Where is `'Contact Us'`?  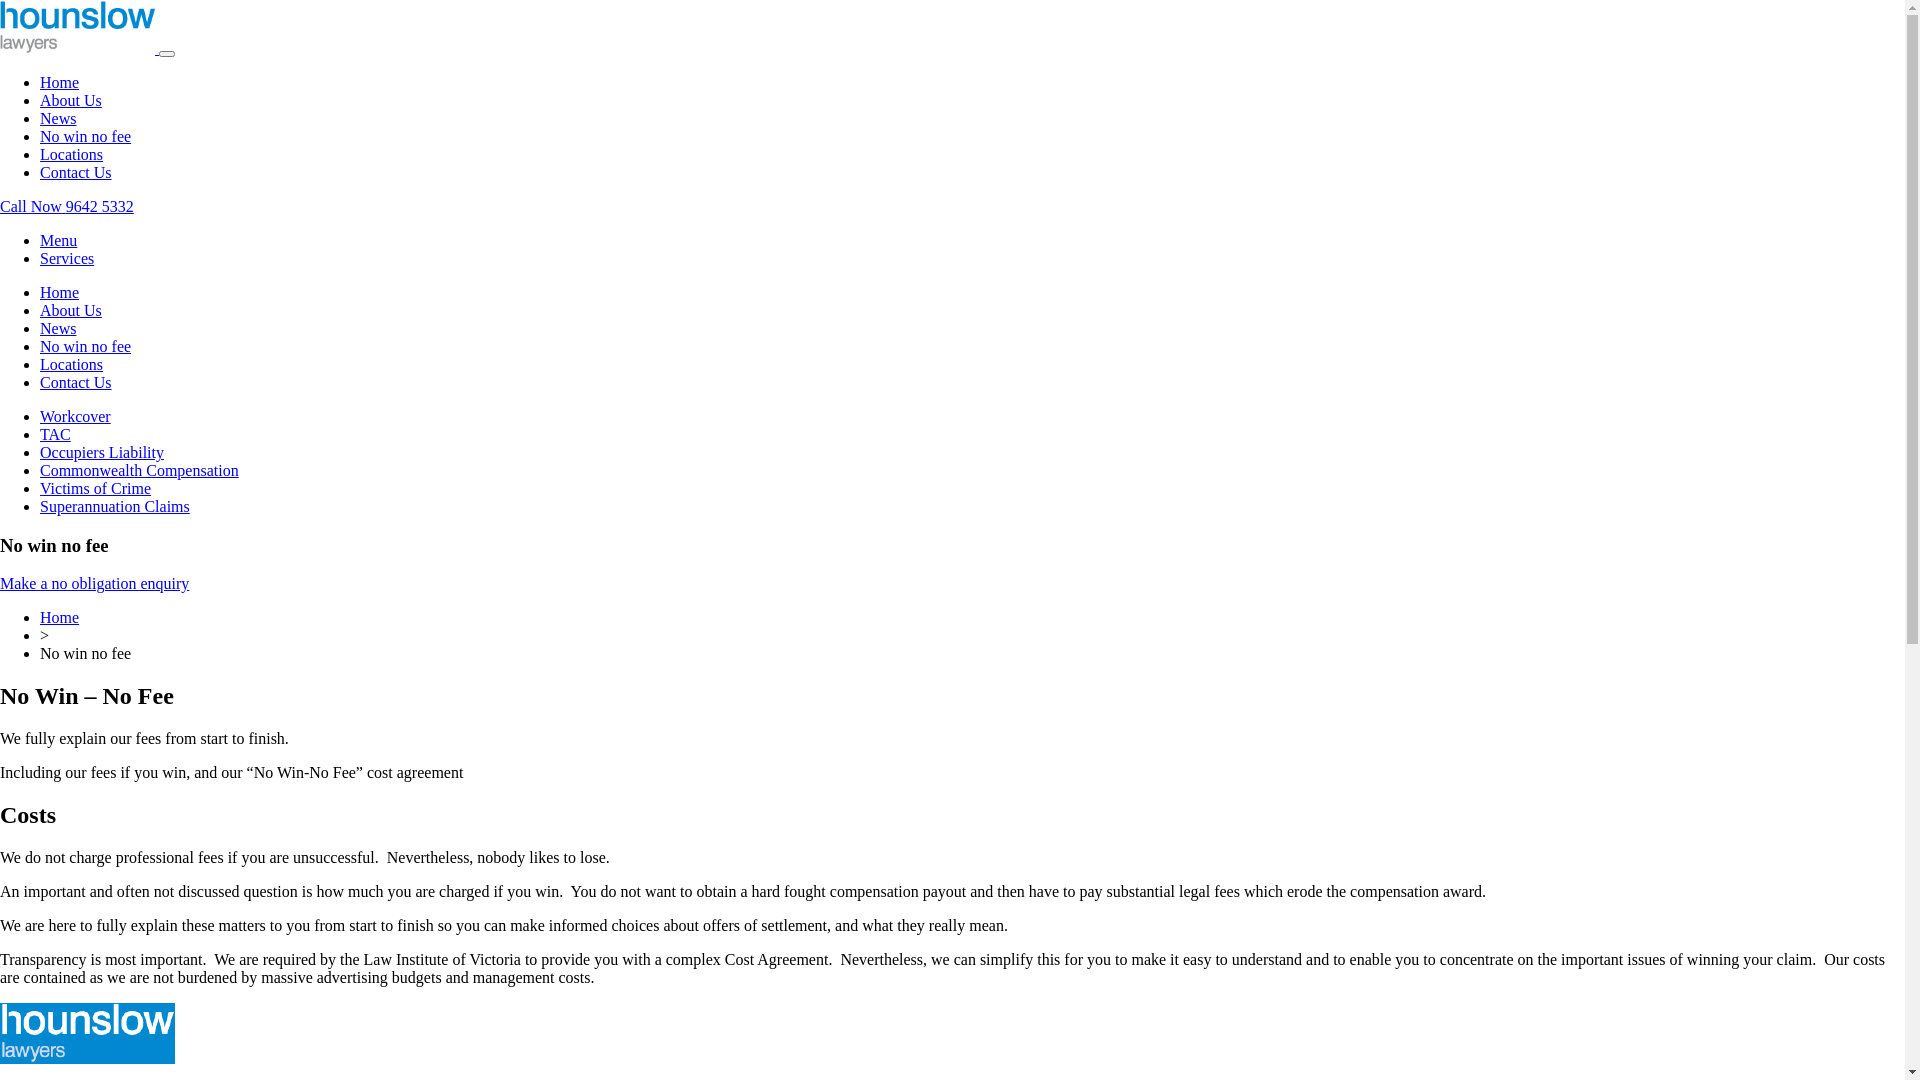
'Contact Us' is located at coordinates (39, 382).